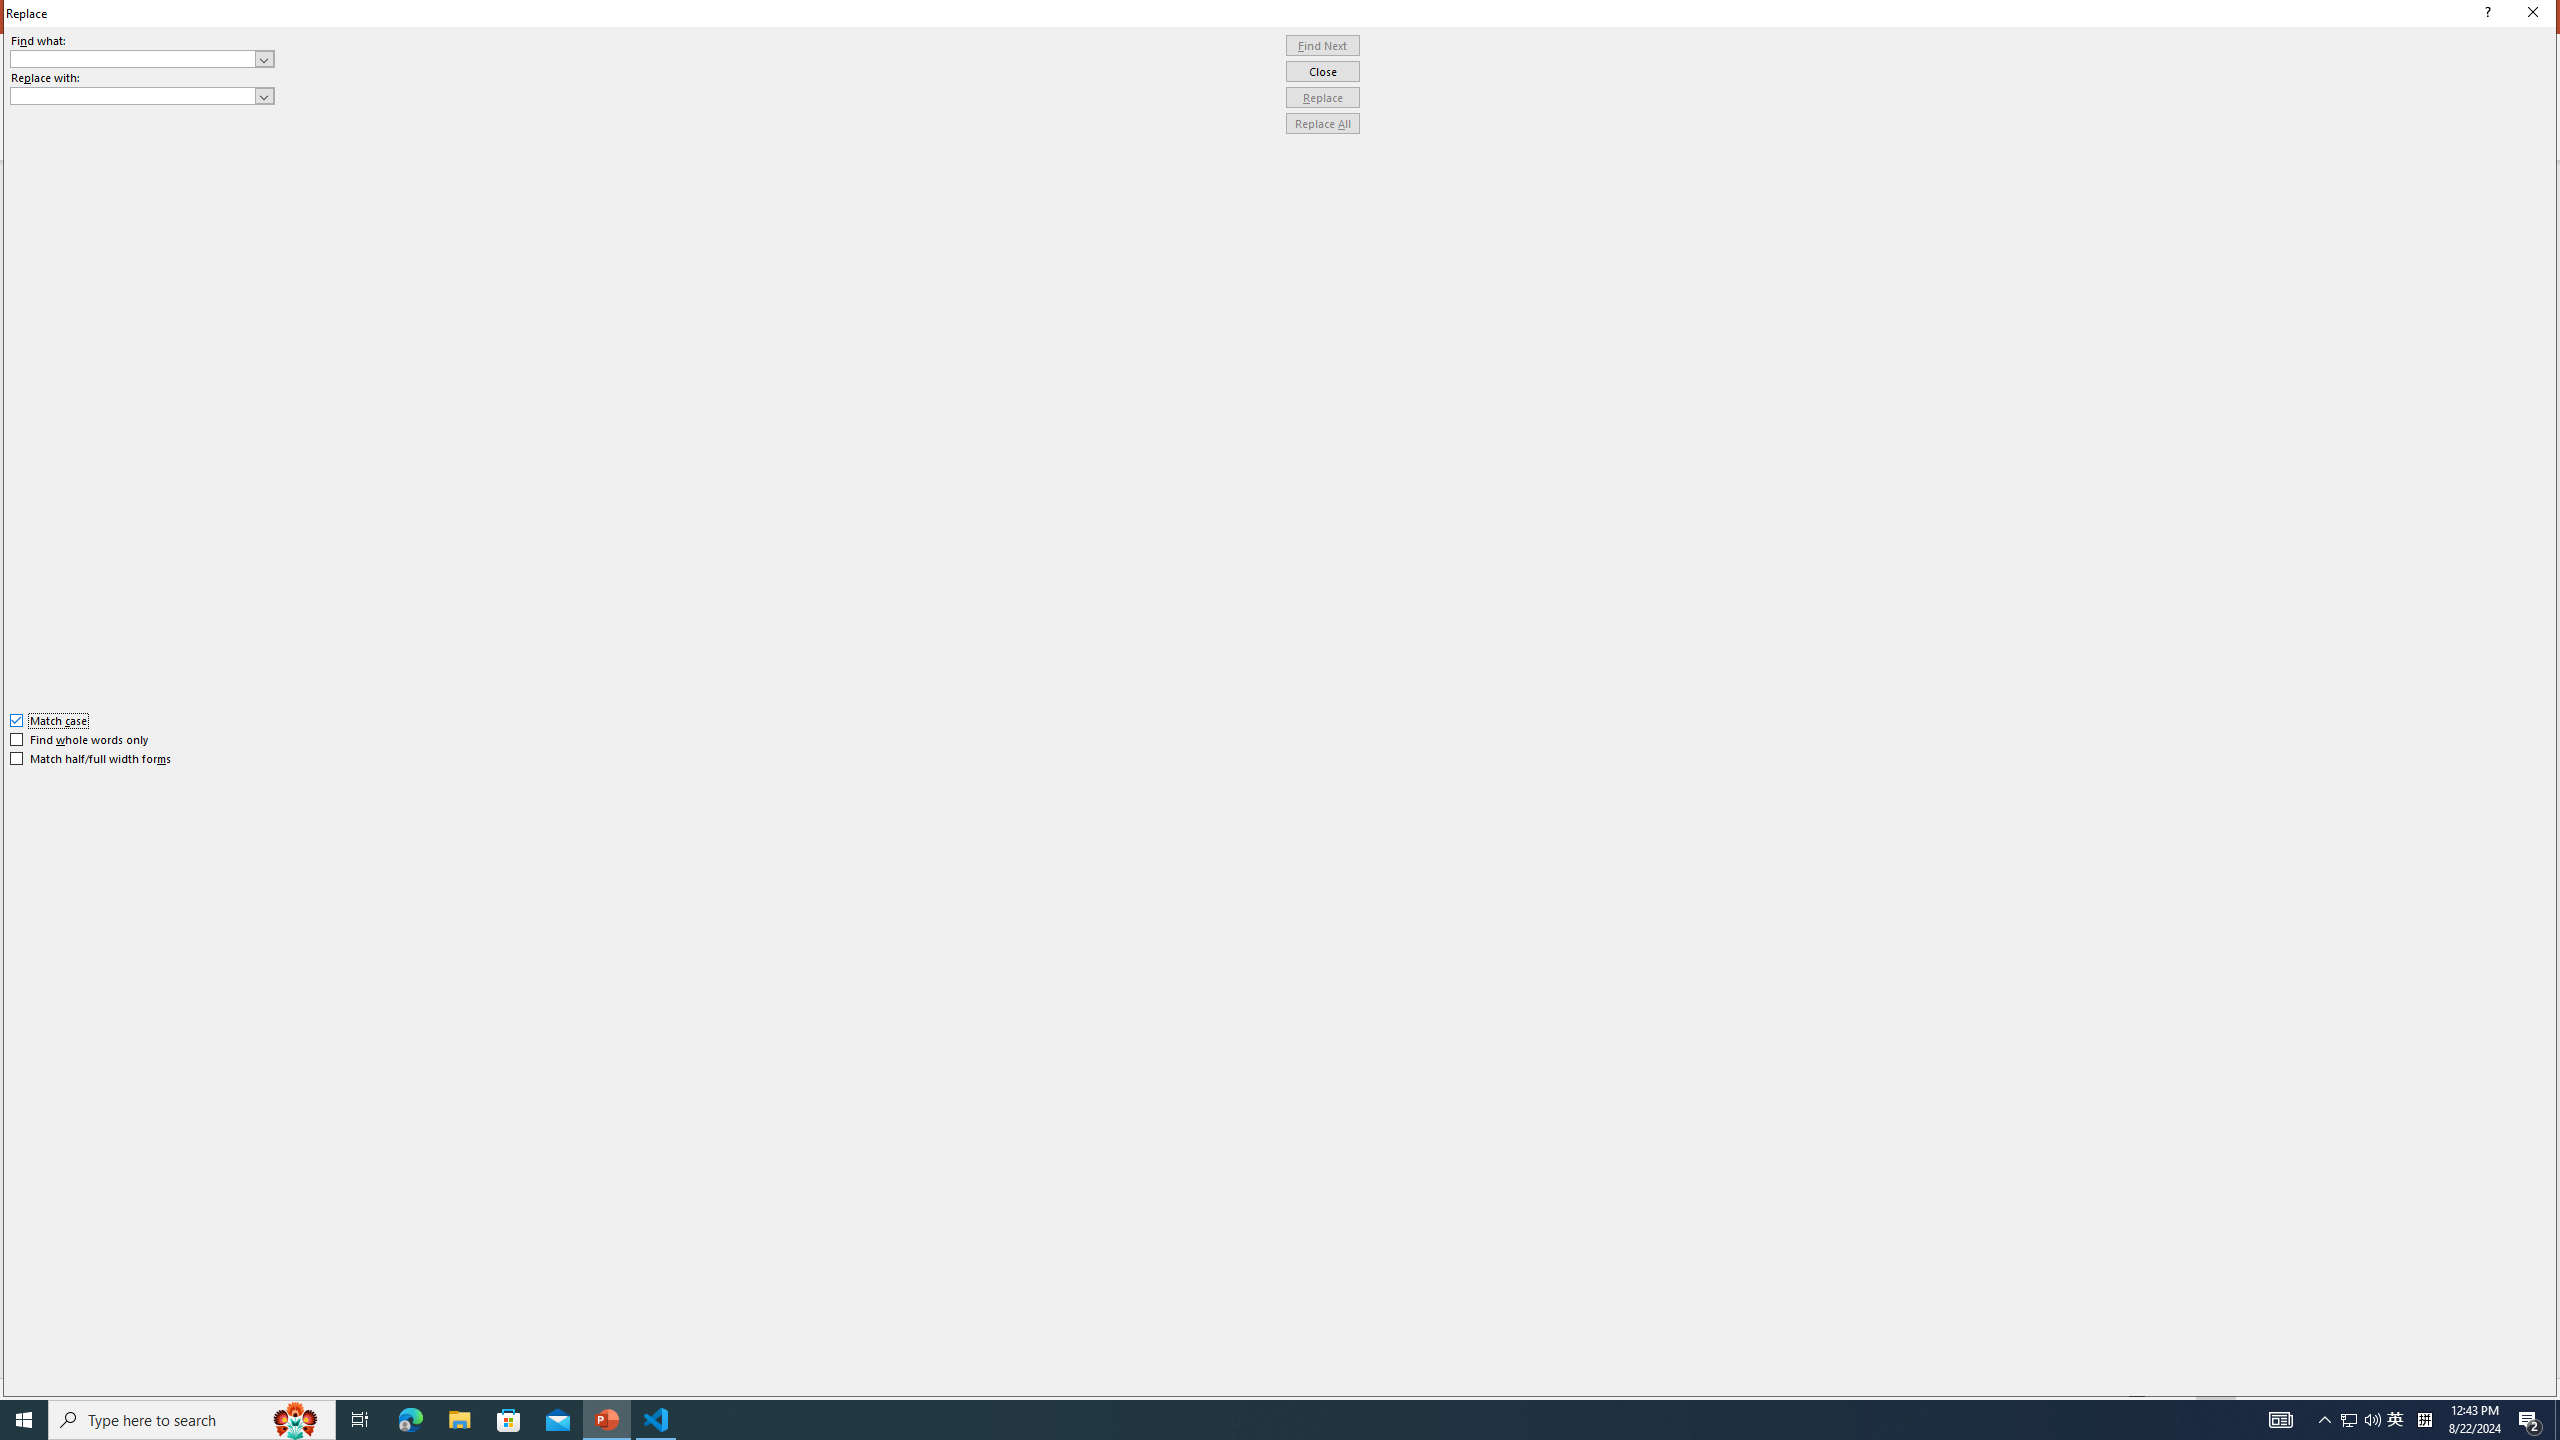  What do you see at coordinates (133, 58) in the screenshot?
I see `'Find what'` at bounding box center [133, 58].